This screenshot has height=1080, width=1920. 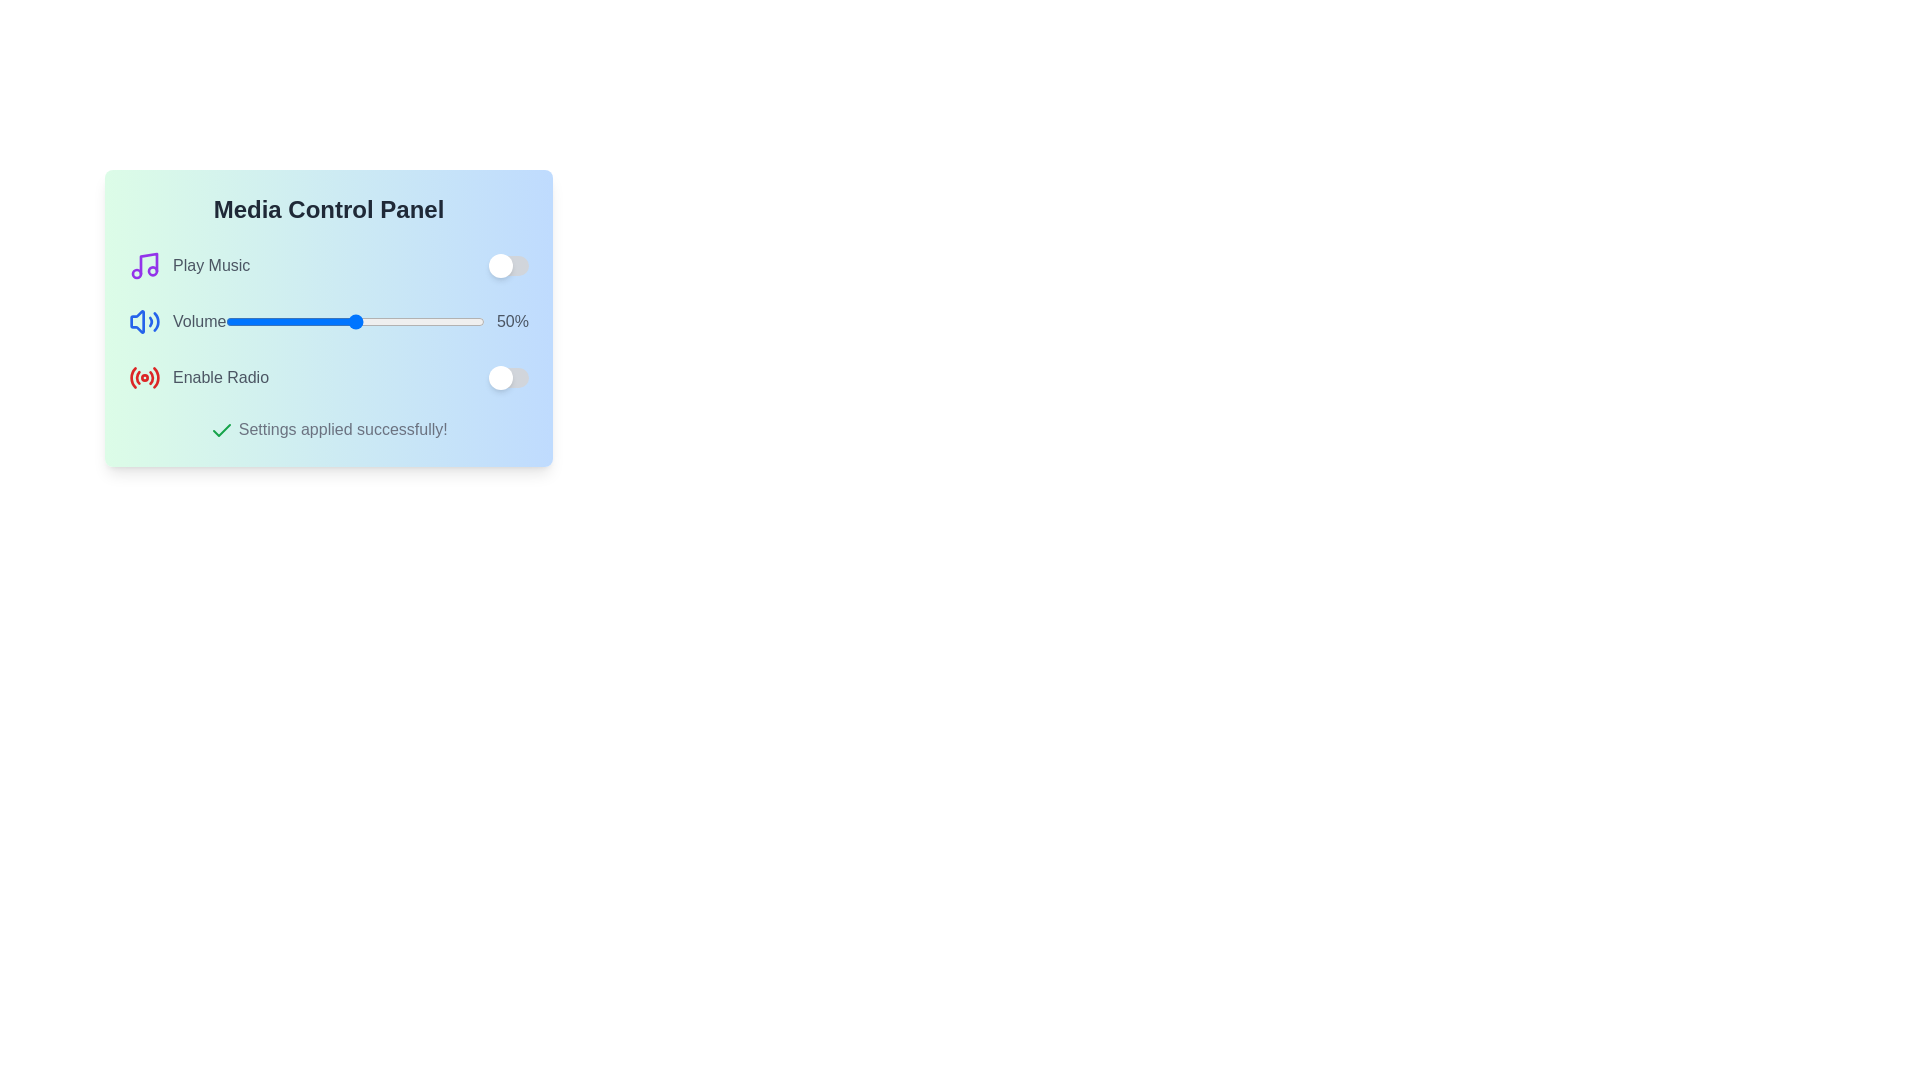 I want to click on the Text label associated with the musical note icon in the Media Control Panel, which is located to the right of the musical note icon and above the Volume and Enable Radio options, so click(x=211, y=265).